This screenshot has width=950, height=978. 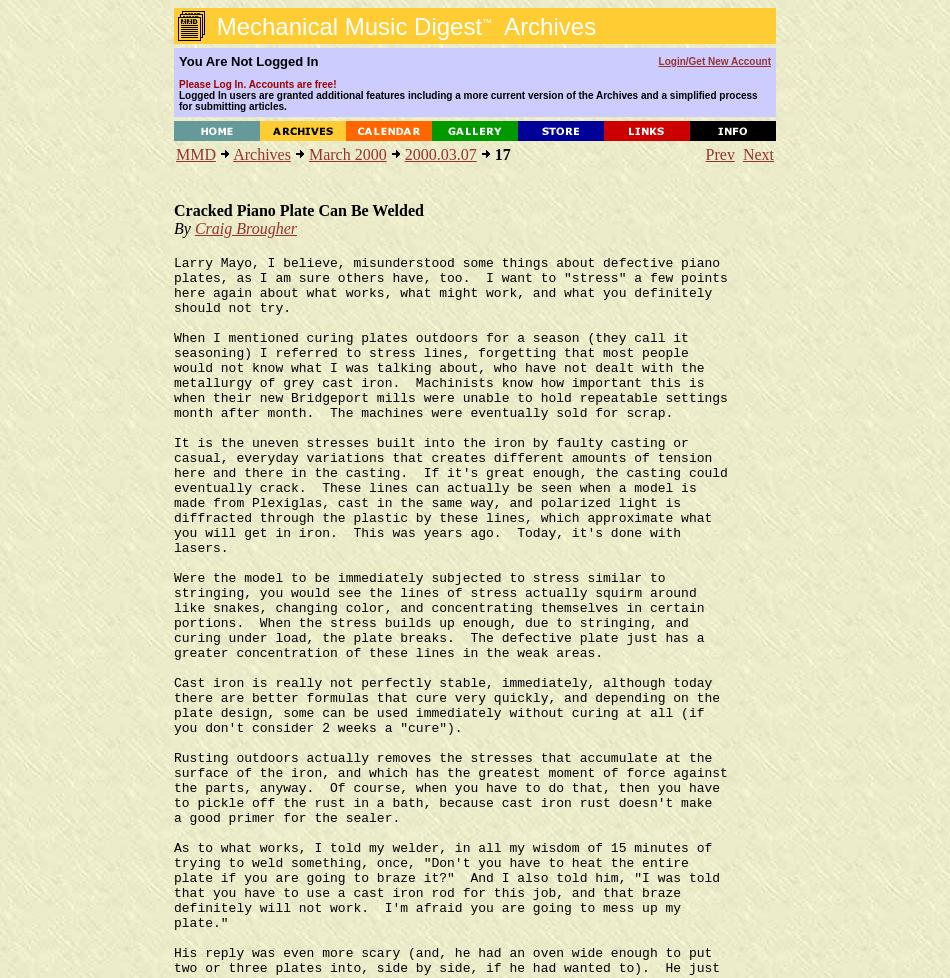 What do you see at coordinates (195, 154) in the screenshot?
I see `'MMD'` at bounding box center [195, 154].